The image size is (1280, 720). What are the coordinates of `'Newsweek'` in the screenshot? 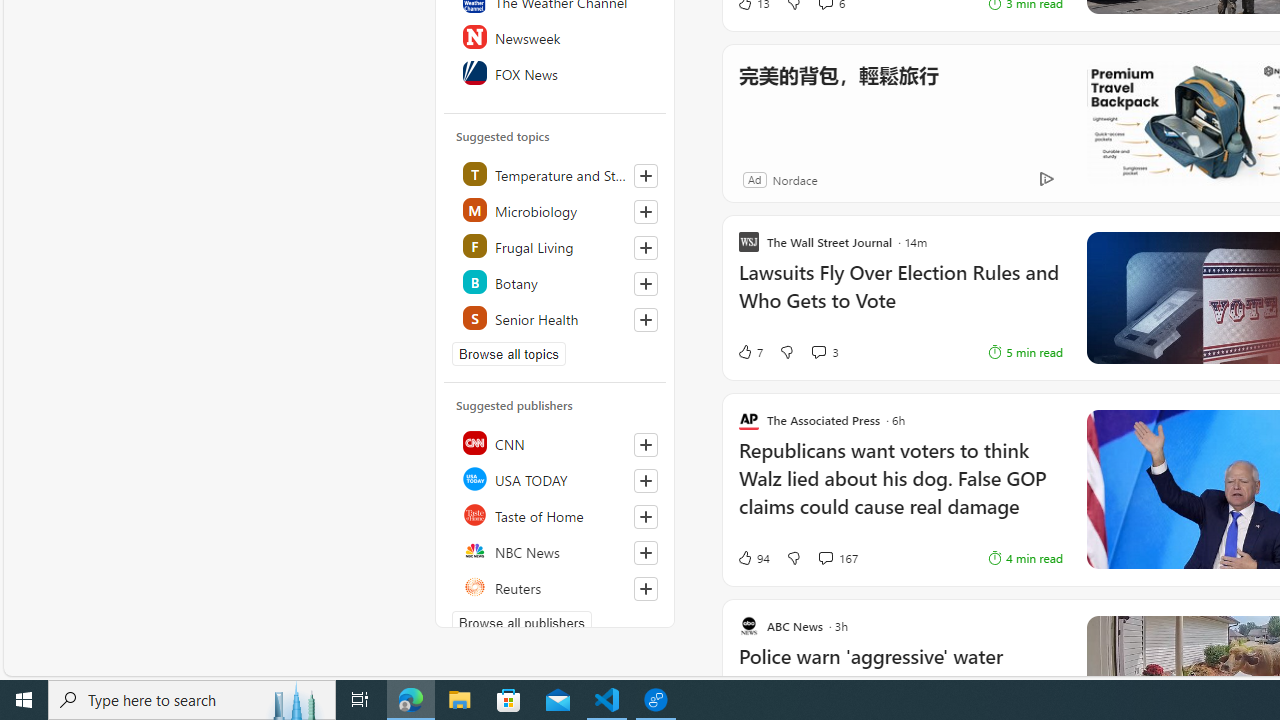 It's located at (556, 37).